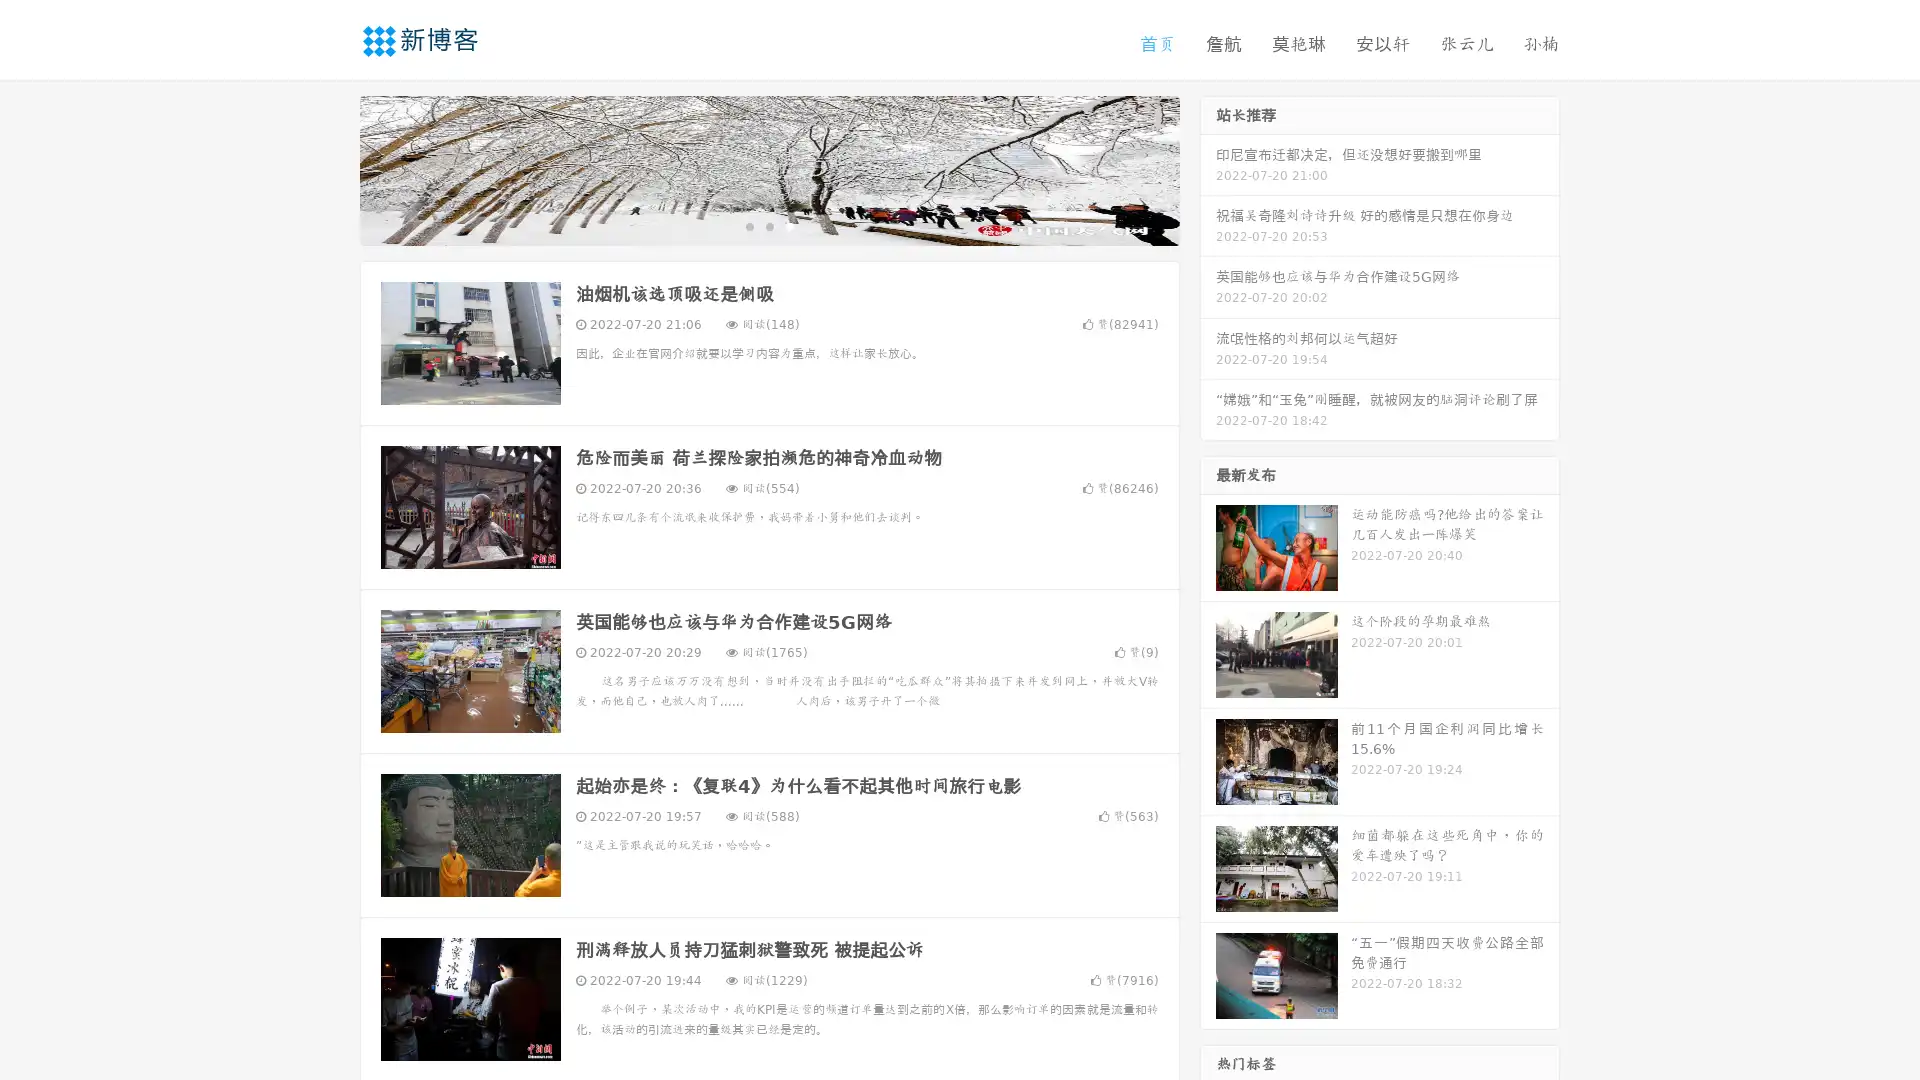 Image resolution: width=1920 pixels, height=1080 pixels. What do you see at coordinates (1208, 168) in the screenshot?
I see `Next slide` at bounding box center [1208, 168].